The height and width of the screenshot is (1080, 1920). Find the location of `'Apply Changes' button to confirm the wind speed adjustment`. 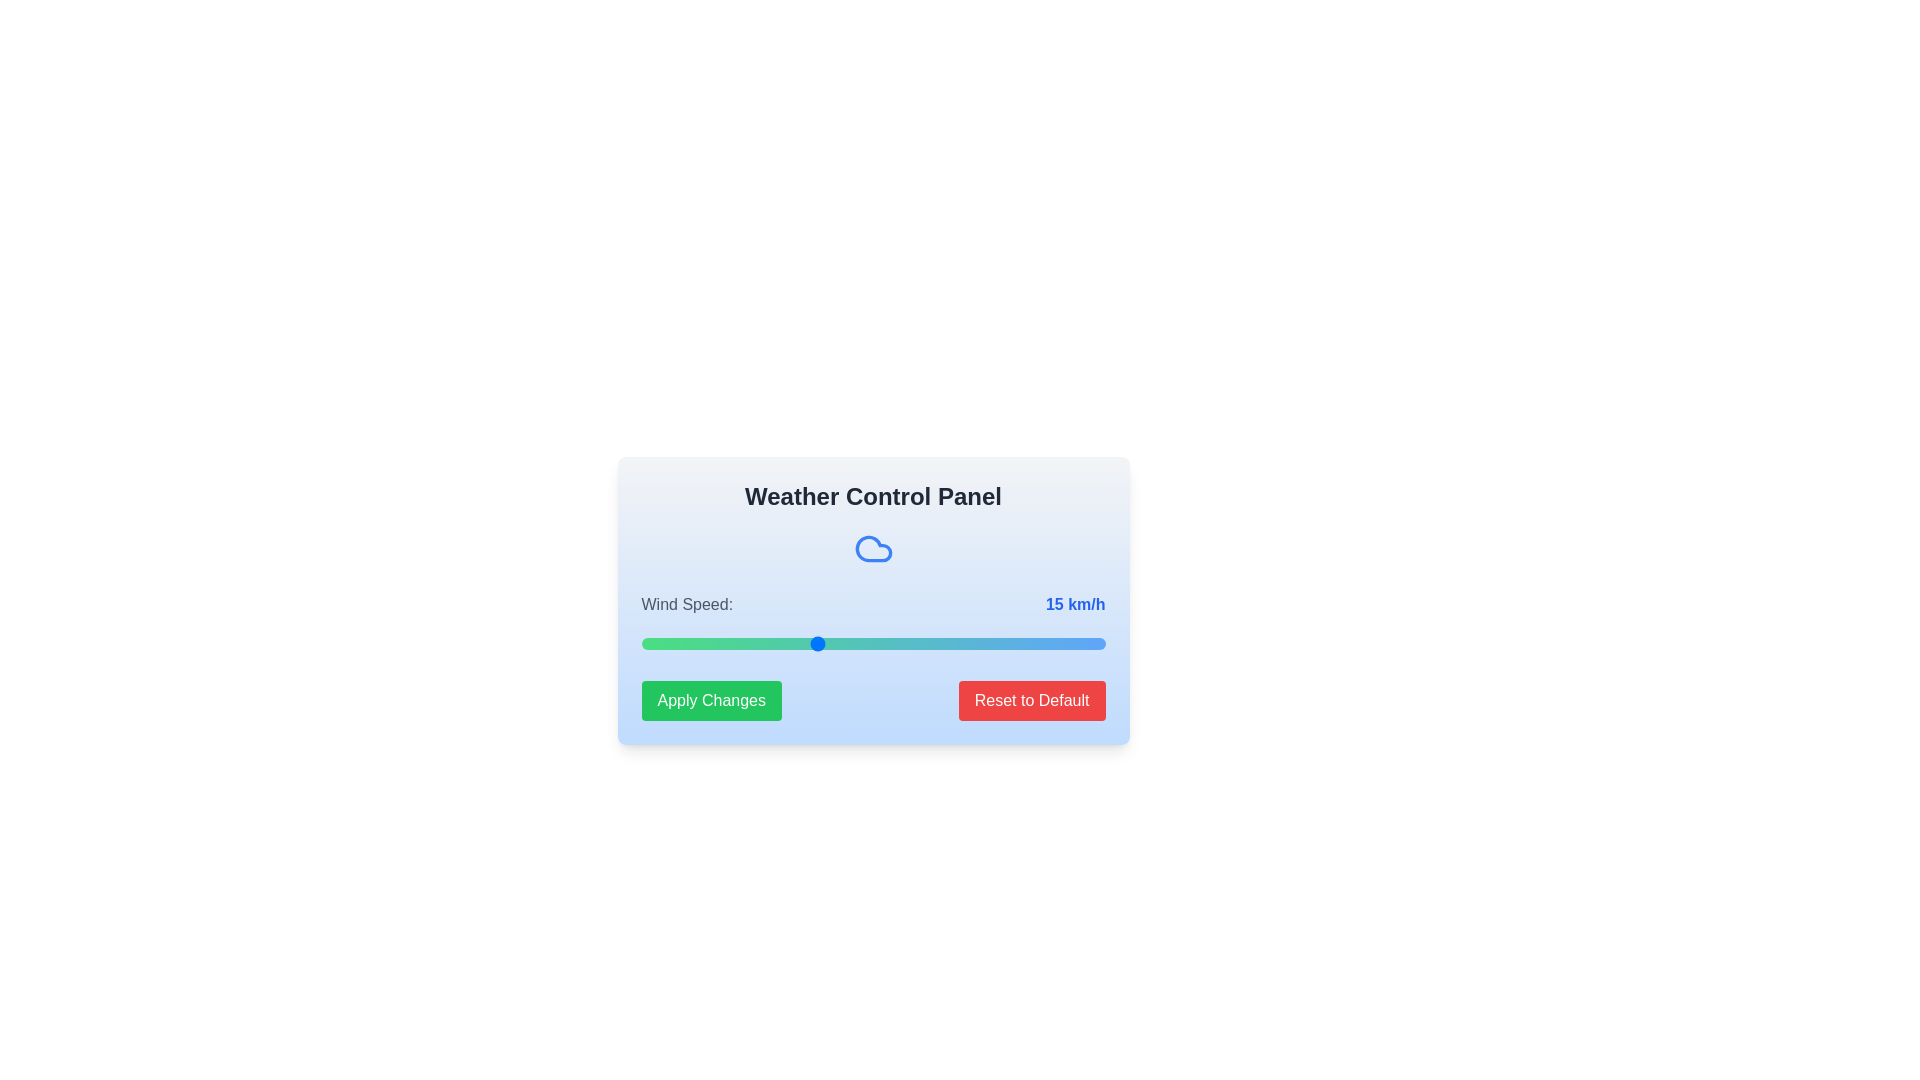

'Apply Changes' button to confirm the wind speed adjustment is located at coordinates (711, 700).